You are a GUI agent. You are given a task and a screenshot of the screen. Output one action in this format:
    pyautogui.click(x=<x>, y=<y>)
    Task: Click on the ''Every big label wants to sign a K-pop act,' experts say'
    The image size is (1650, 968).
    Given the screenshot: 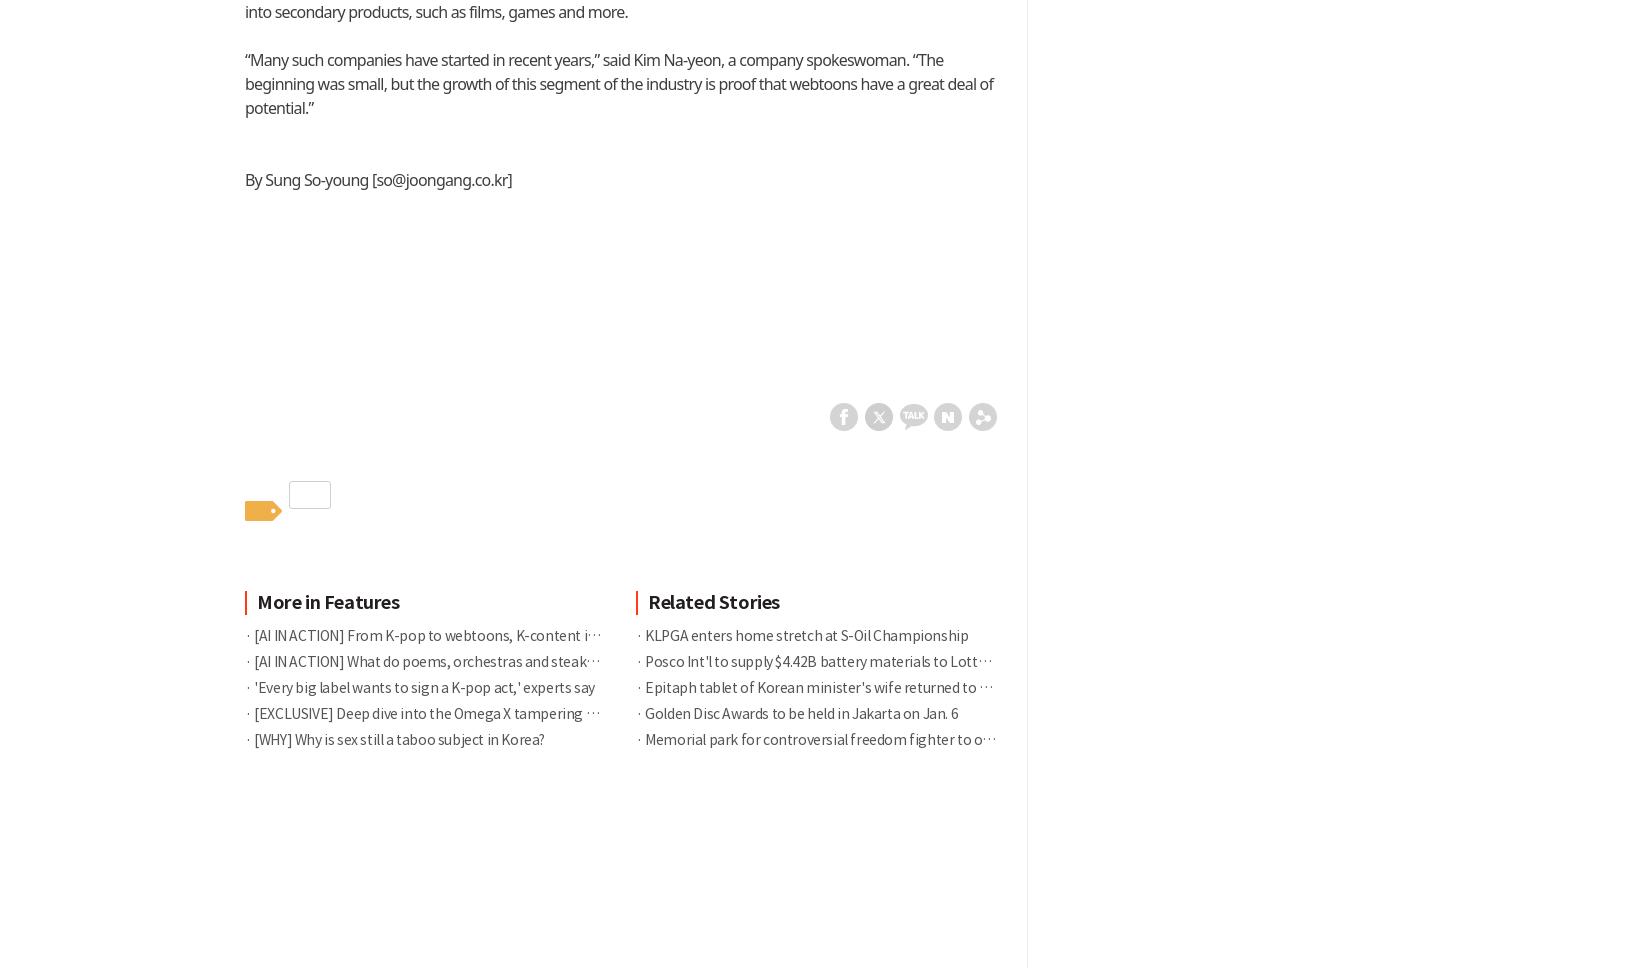 What is the action you would take?
    pyautogui.click(x=421, y=686)
    